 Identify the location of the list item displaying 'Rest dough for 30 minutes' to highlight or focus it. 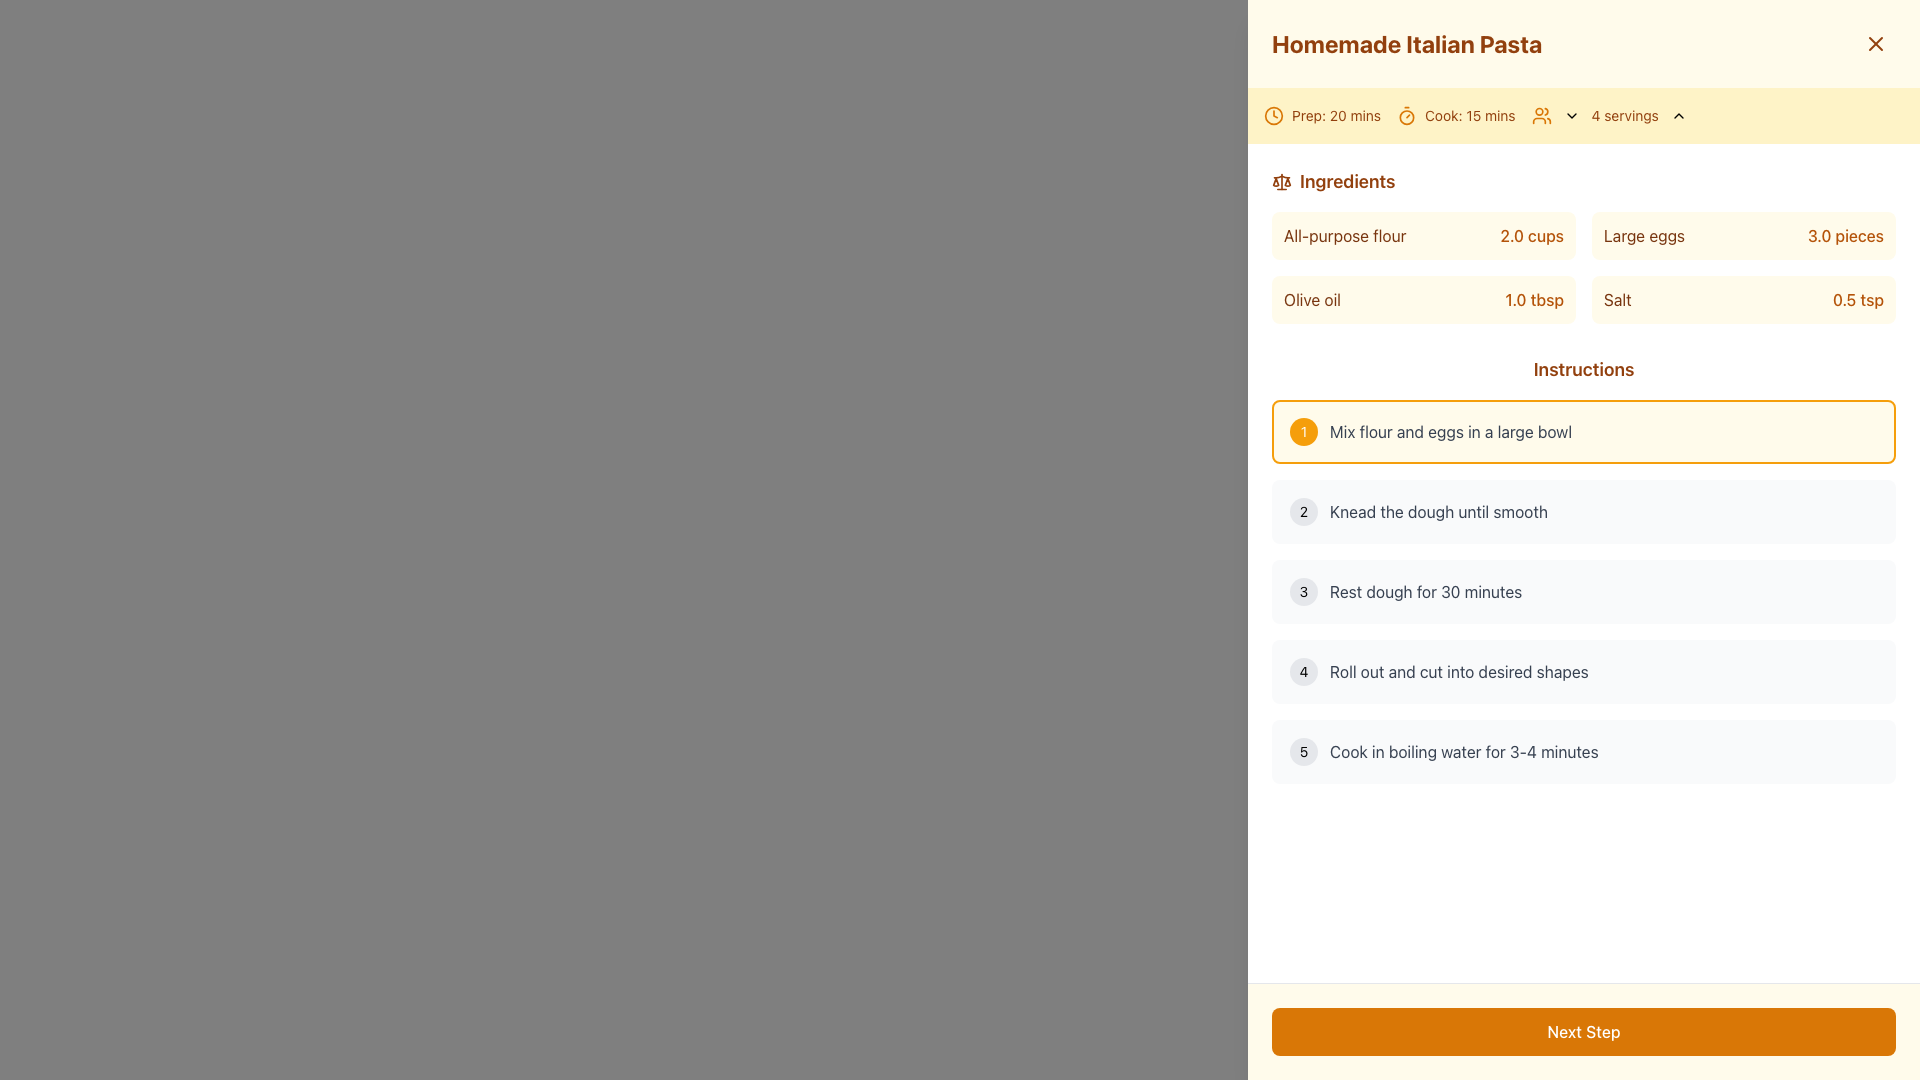
(1583, 590).